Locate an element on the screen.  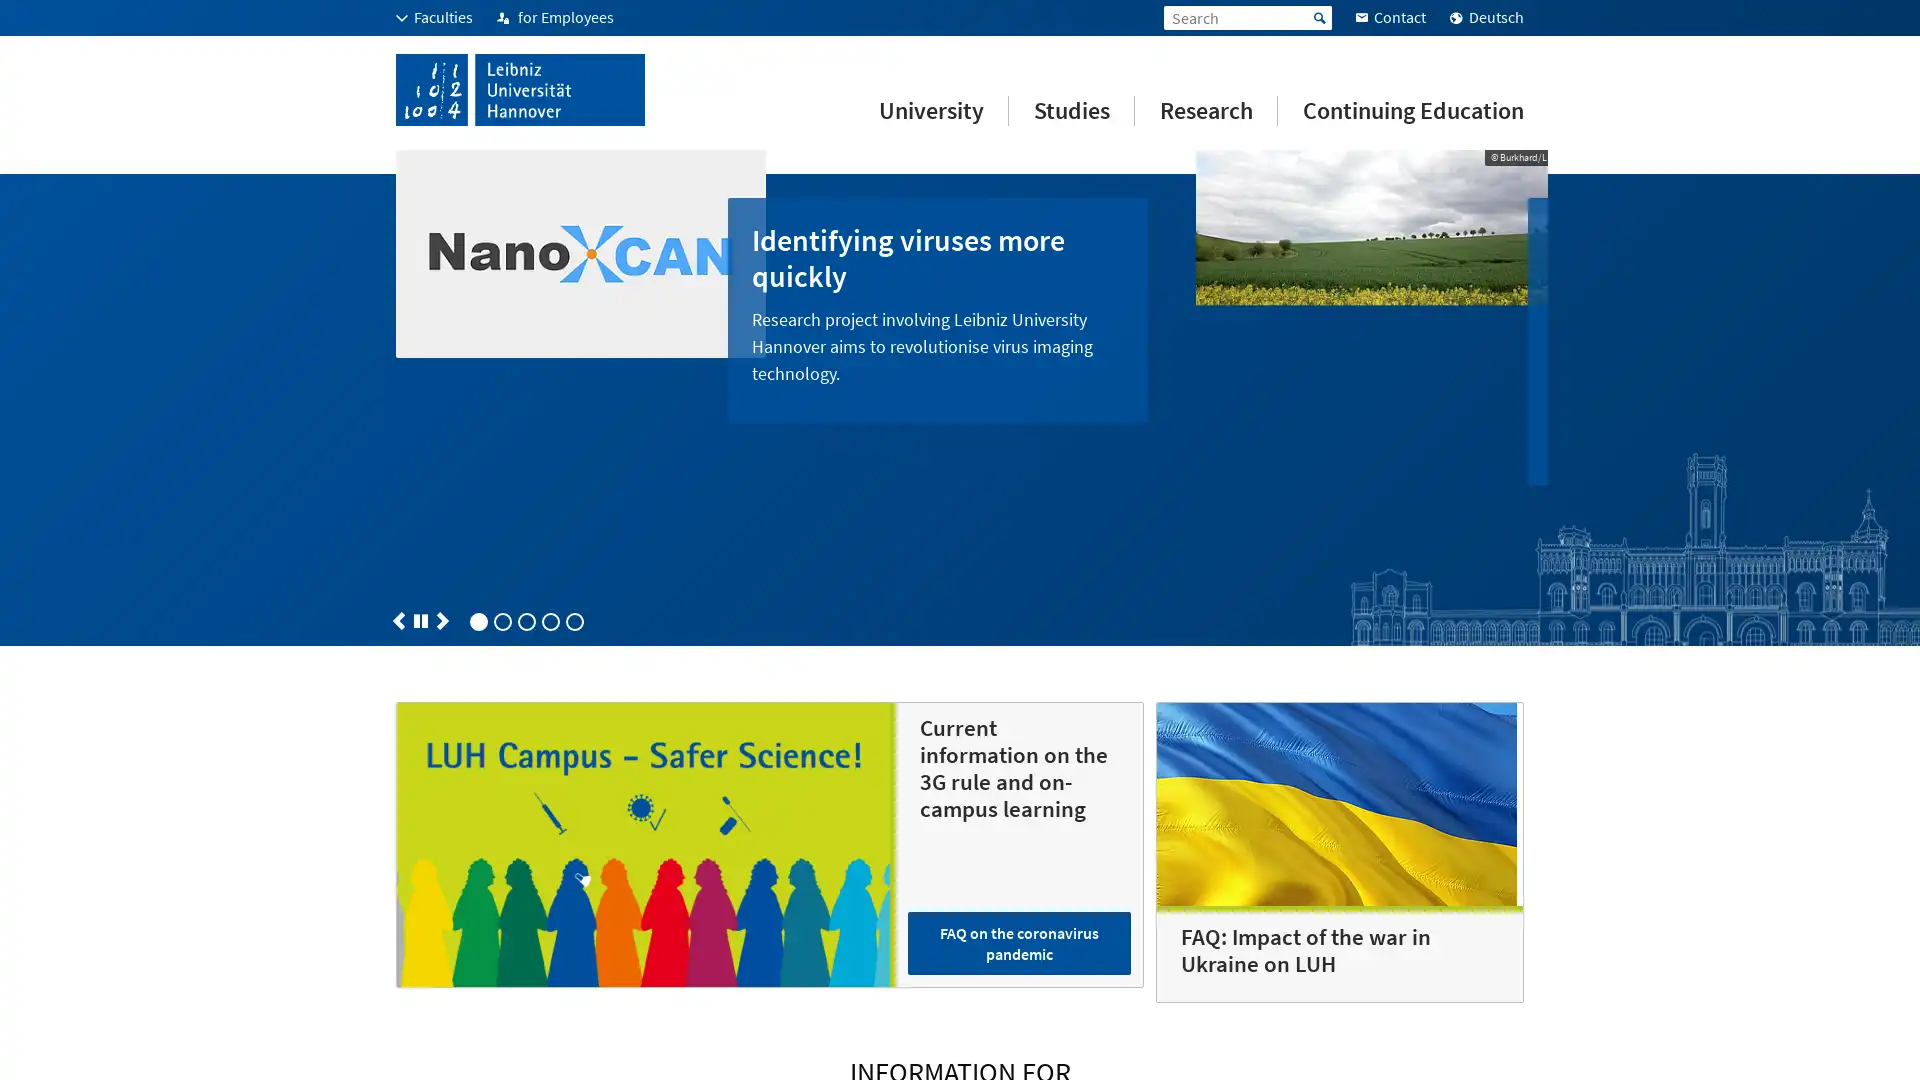
P is located at coordinates (420, 495).